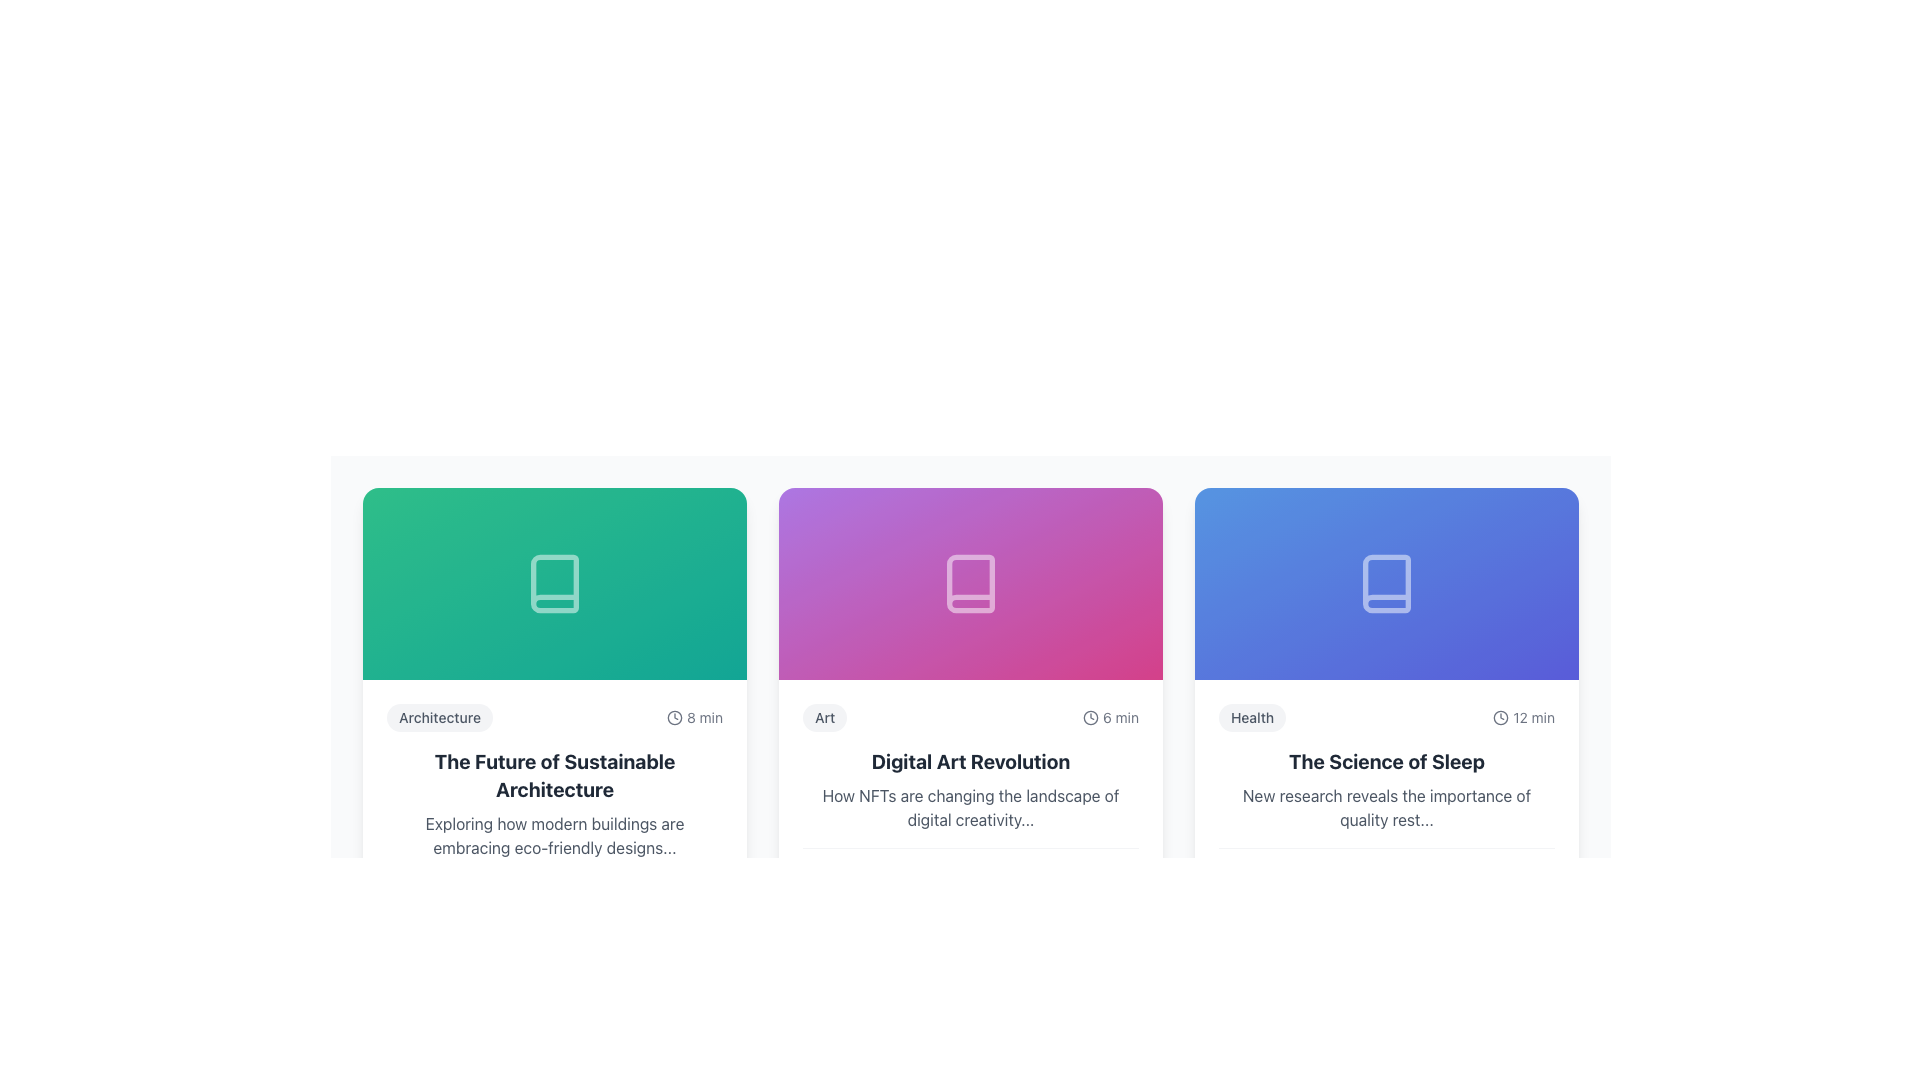  I want to click on the decorative book icon located at the center of the card with a purple gradient background, which is the middle card in a row of three cards, so click(970, 583).